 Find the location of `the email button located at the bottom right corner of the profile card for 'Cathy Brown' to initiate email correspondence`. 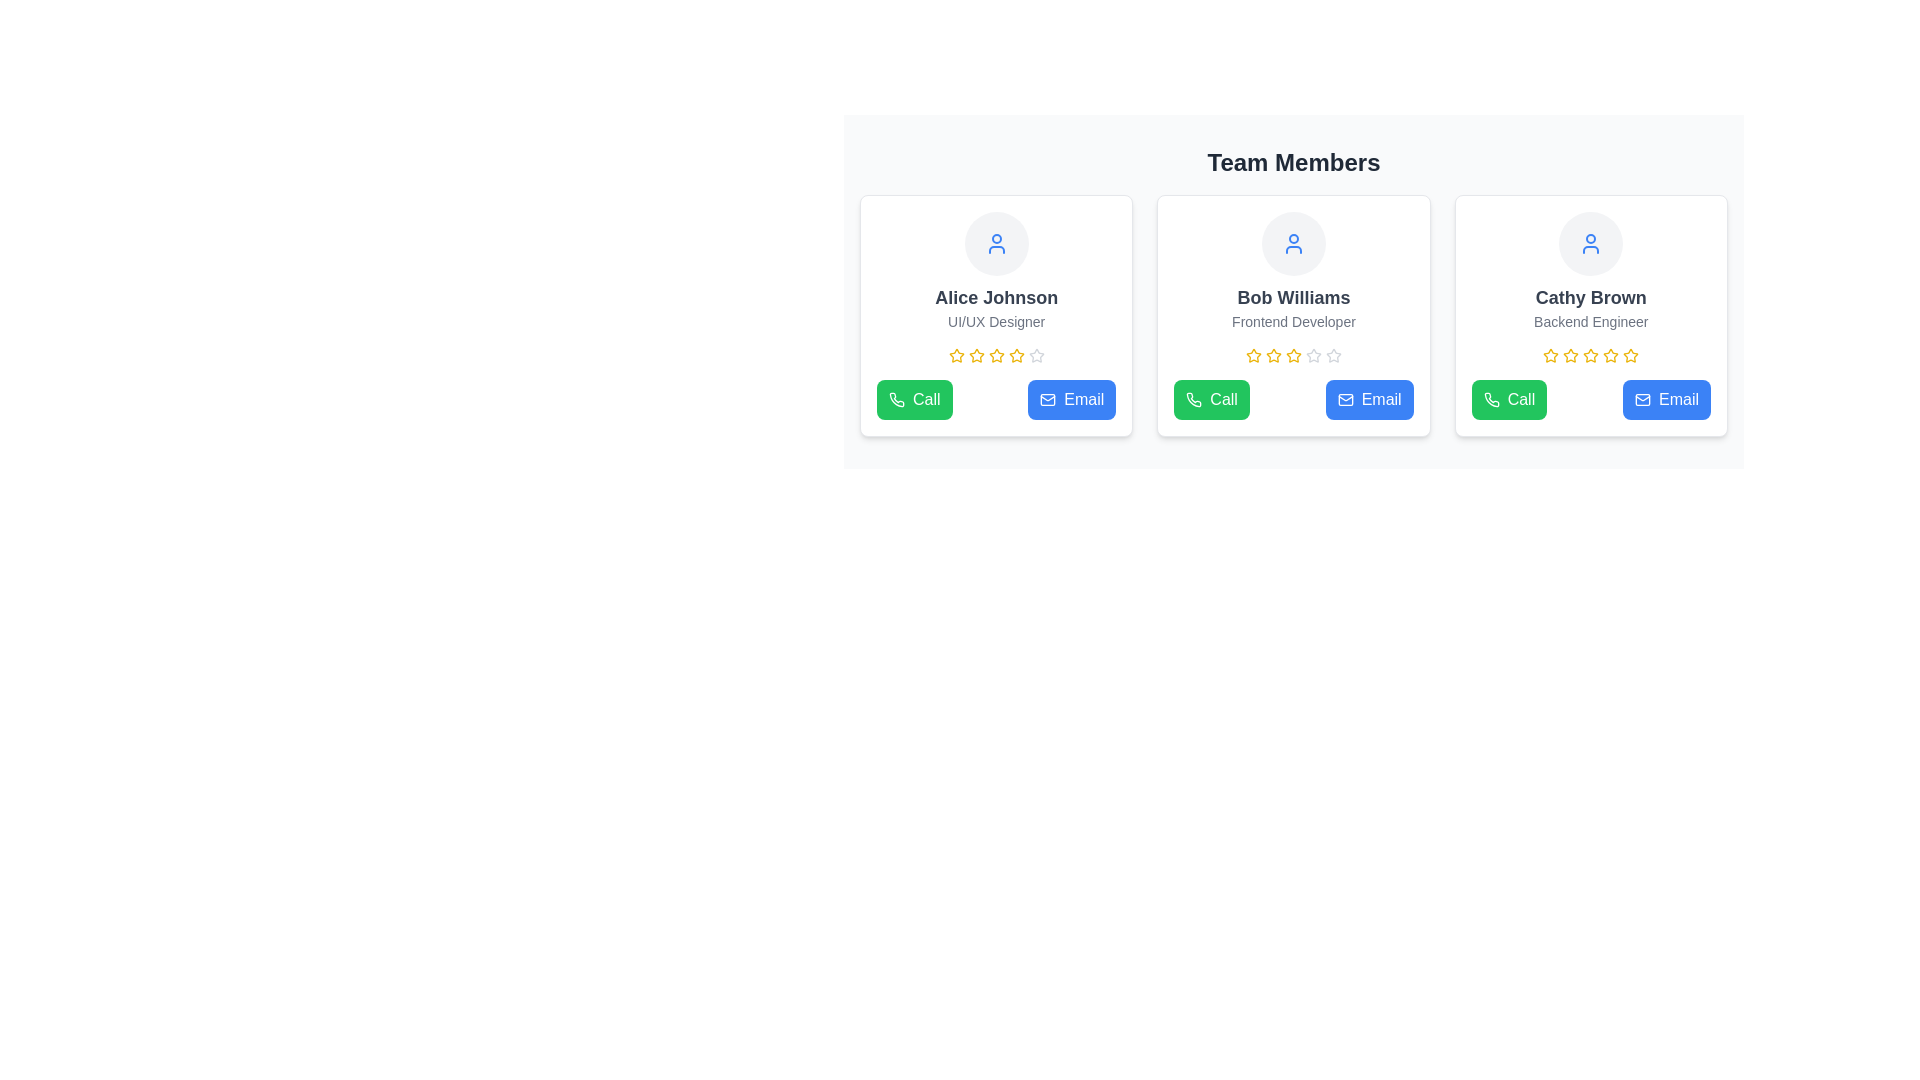

the email button located at the bottom right corner of the profile card for 'Cathy Brown' to initiate email correspondence is located at coordinates (1666, 400).